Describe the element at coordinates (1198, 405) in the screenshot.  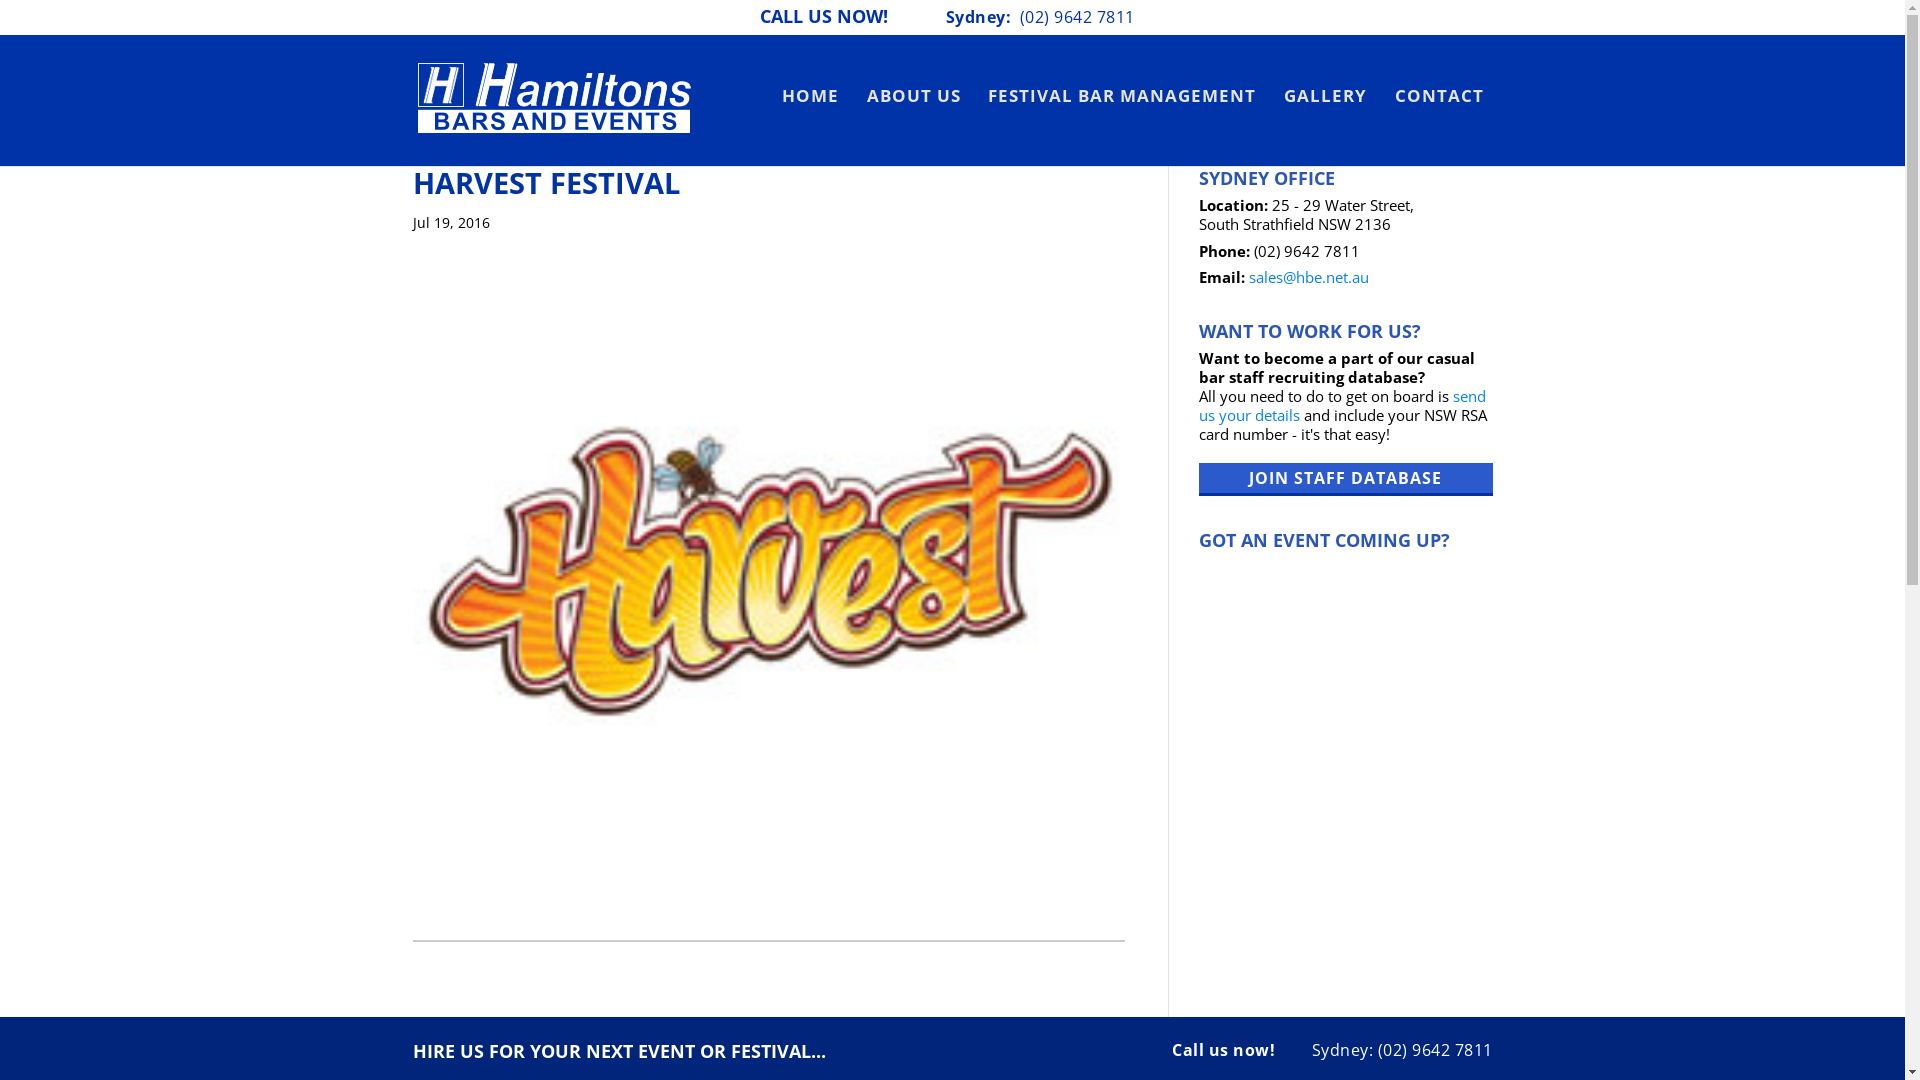
I see `'send us your details'` at that location.